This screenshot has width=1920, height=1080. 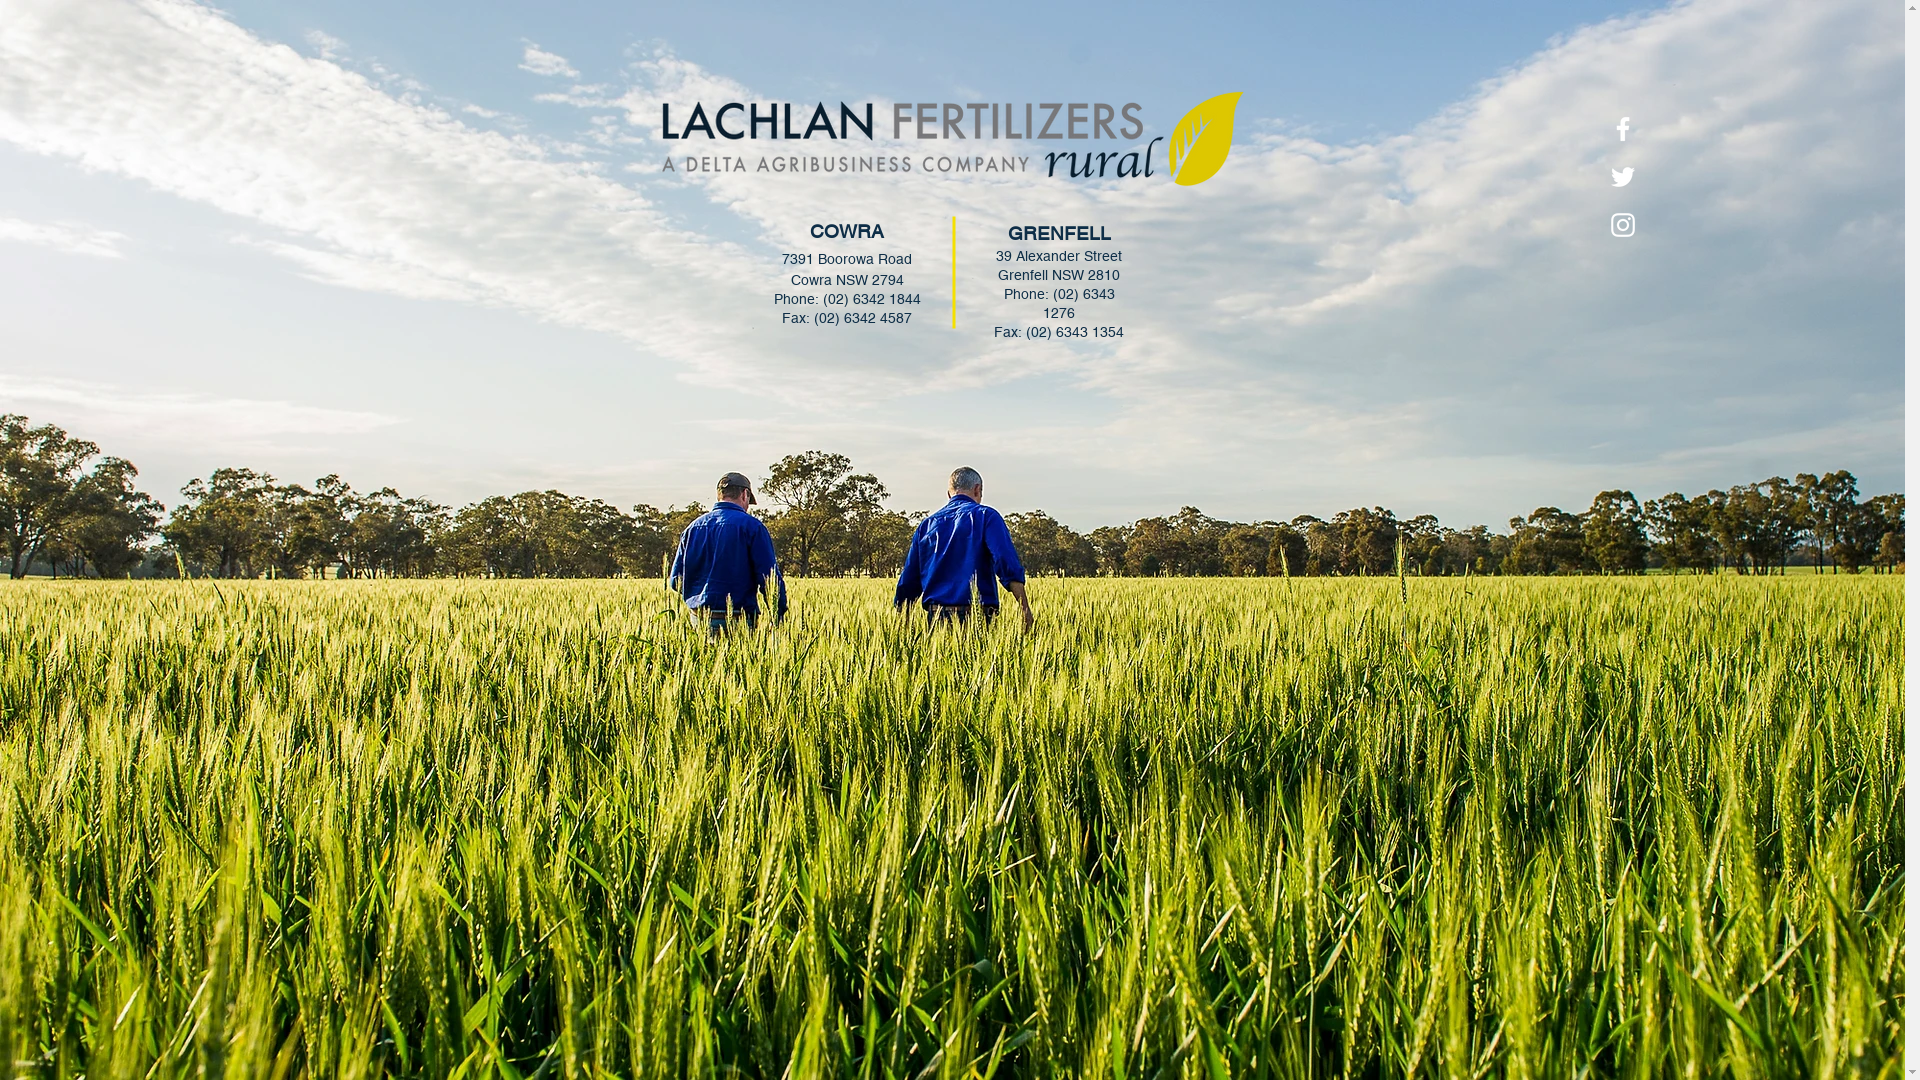 I want to click on '(02) 6342 1844', so click(x=870, y=299).